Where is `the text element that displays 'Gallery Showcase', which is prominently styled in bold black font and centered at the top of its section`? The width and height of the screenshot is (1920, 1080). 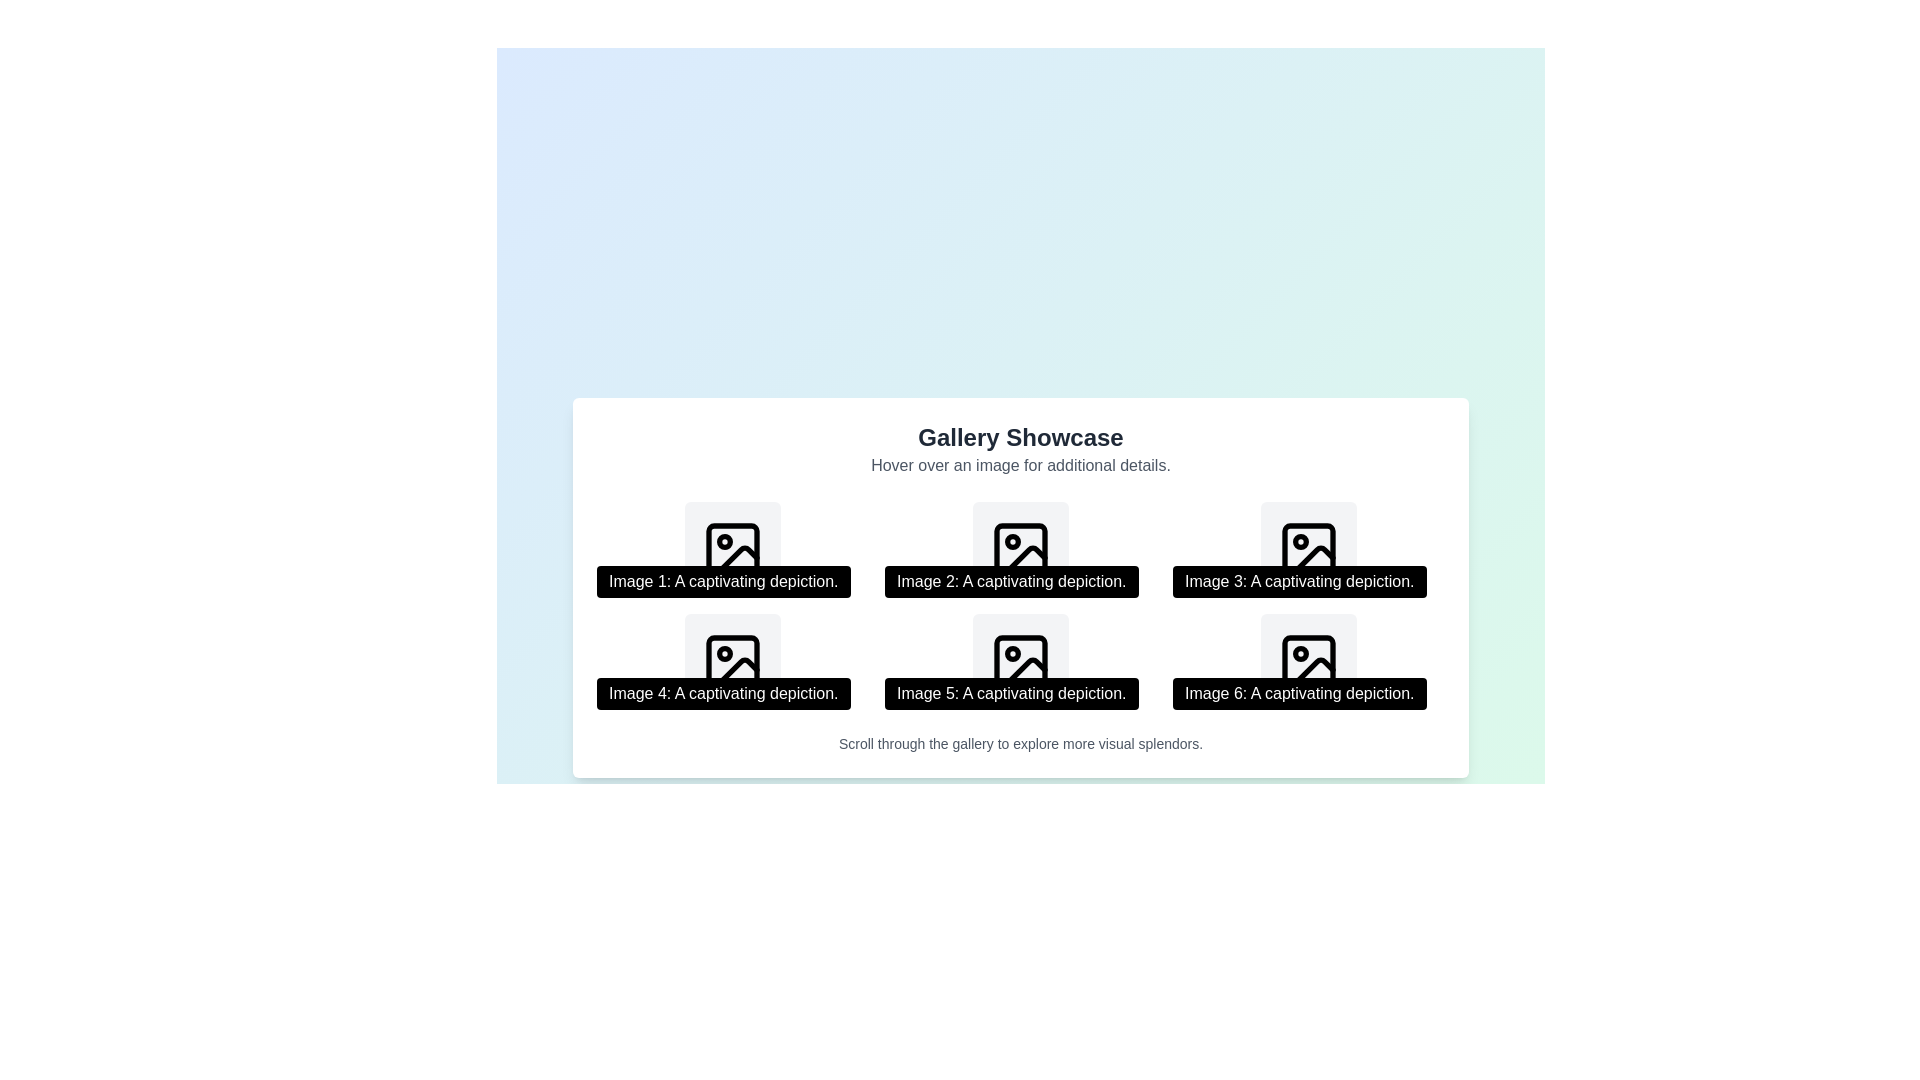 the text element that displays 'Gallery Showcase', which is prominently styled in bold black font and centered at the top of its section is located at coordinates (1021, 437).